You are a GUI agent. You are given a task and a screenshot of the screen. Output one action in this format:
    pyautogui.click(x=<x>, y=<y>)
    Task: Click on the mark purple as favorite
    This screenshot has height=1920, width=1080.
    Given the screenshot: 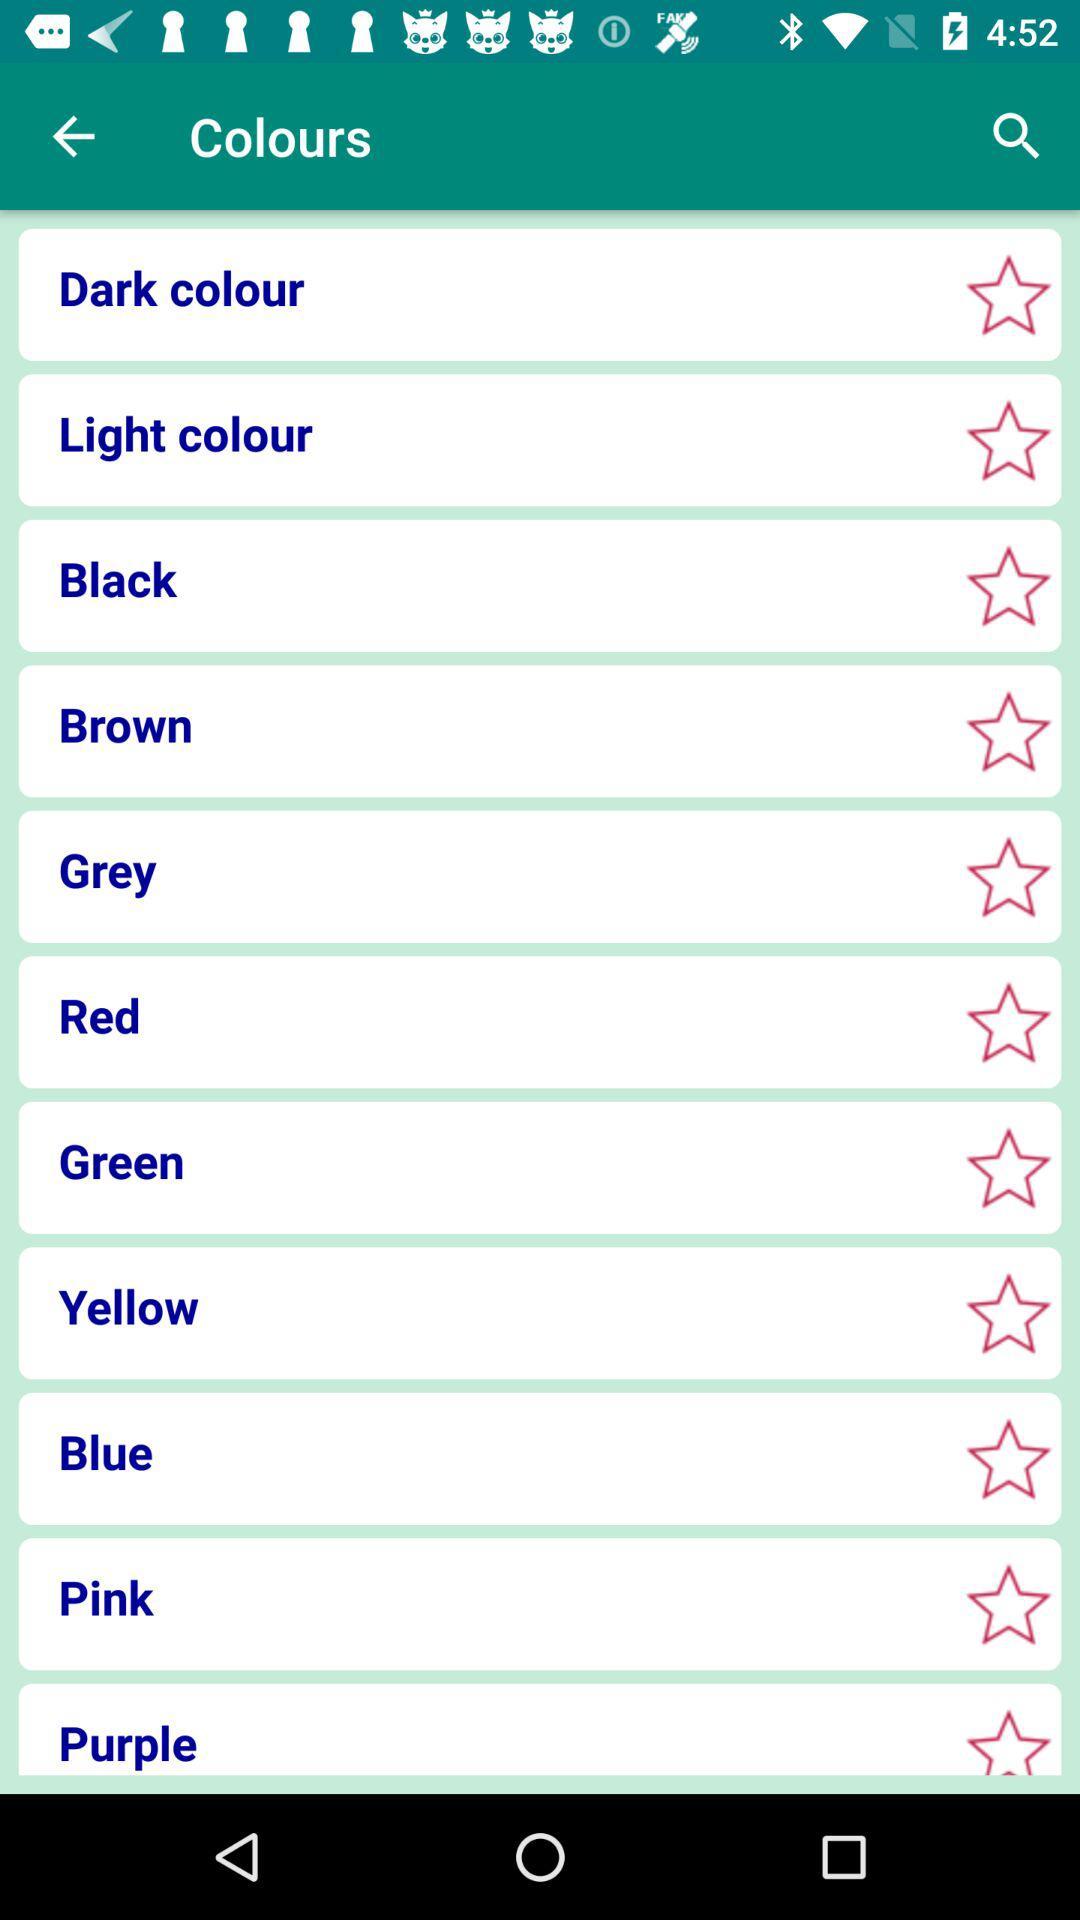 What is the action you would take?
    pyautogui.click(x=1008, y=1744)
    